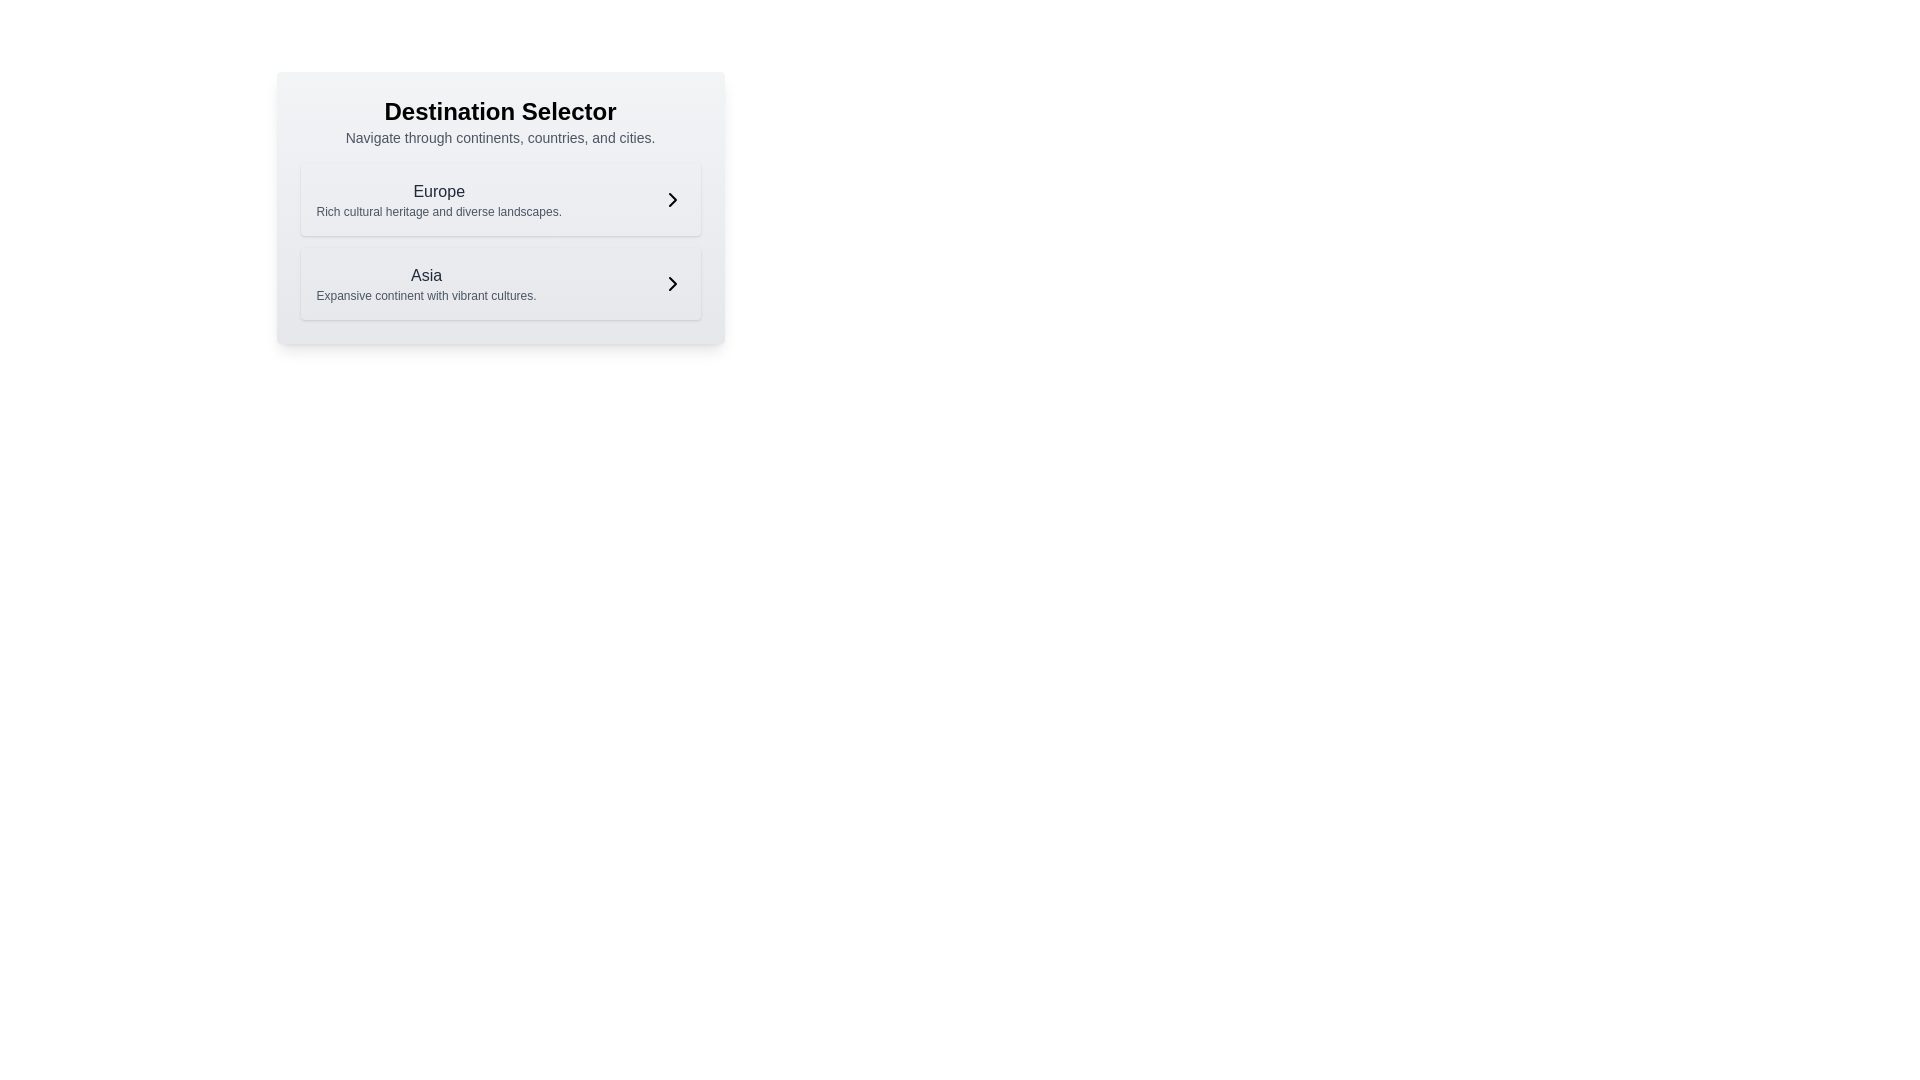 This screenshot has height=1080, width=1920. Describe the element at coordinates (500, 122) in the screenshot. I see `the text block with heading and subheading that serves as the informational header for the card layout, positioned at the top of the card with a gradient background` at that location.